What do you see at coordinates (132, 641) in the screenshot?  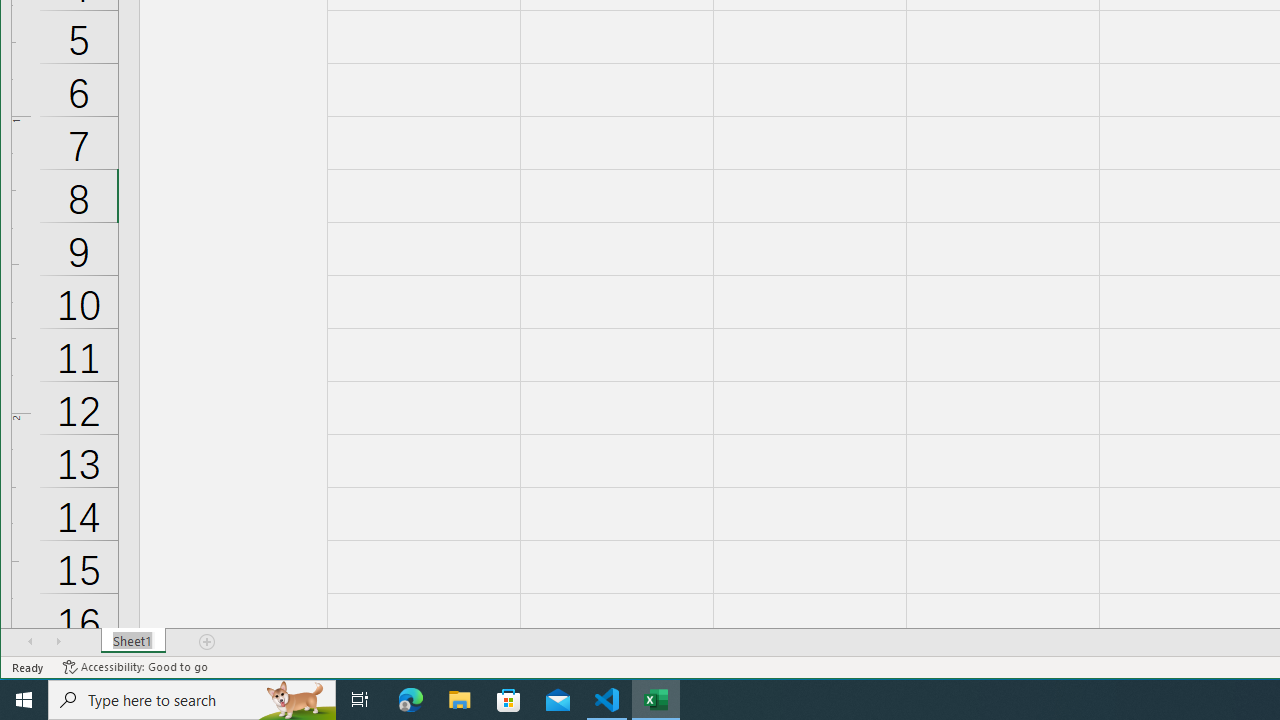 I see `'Sheet Tab'` at bounding box center [132, 641].